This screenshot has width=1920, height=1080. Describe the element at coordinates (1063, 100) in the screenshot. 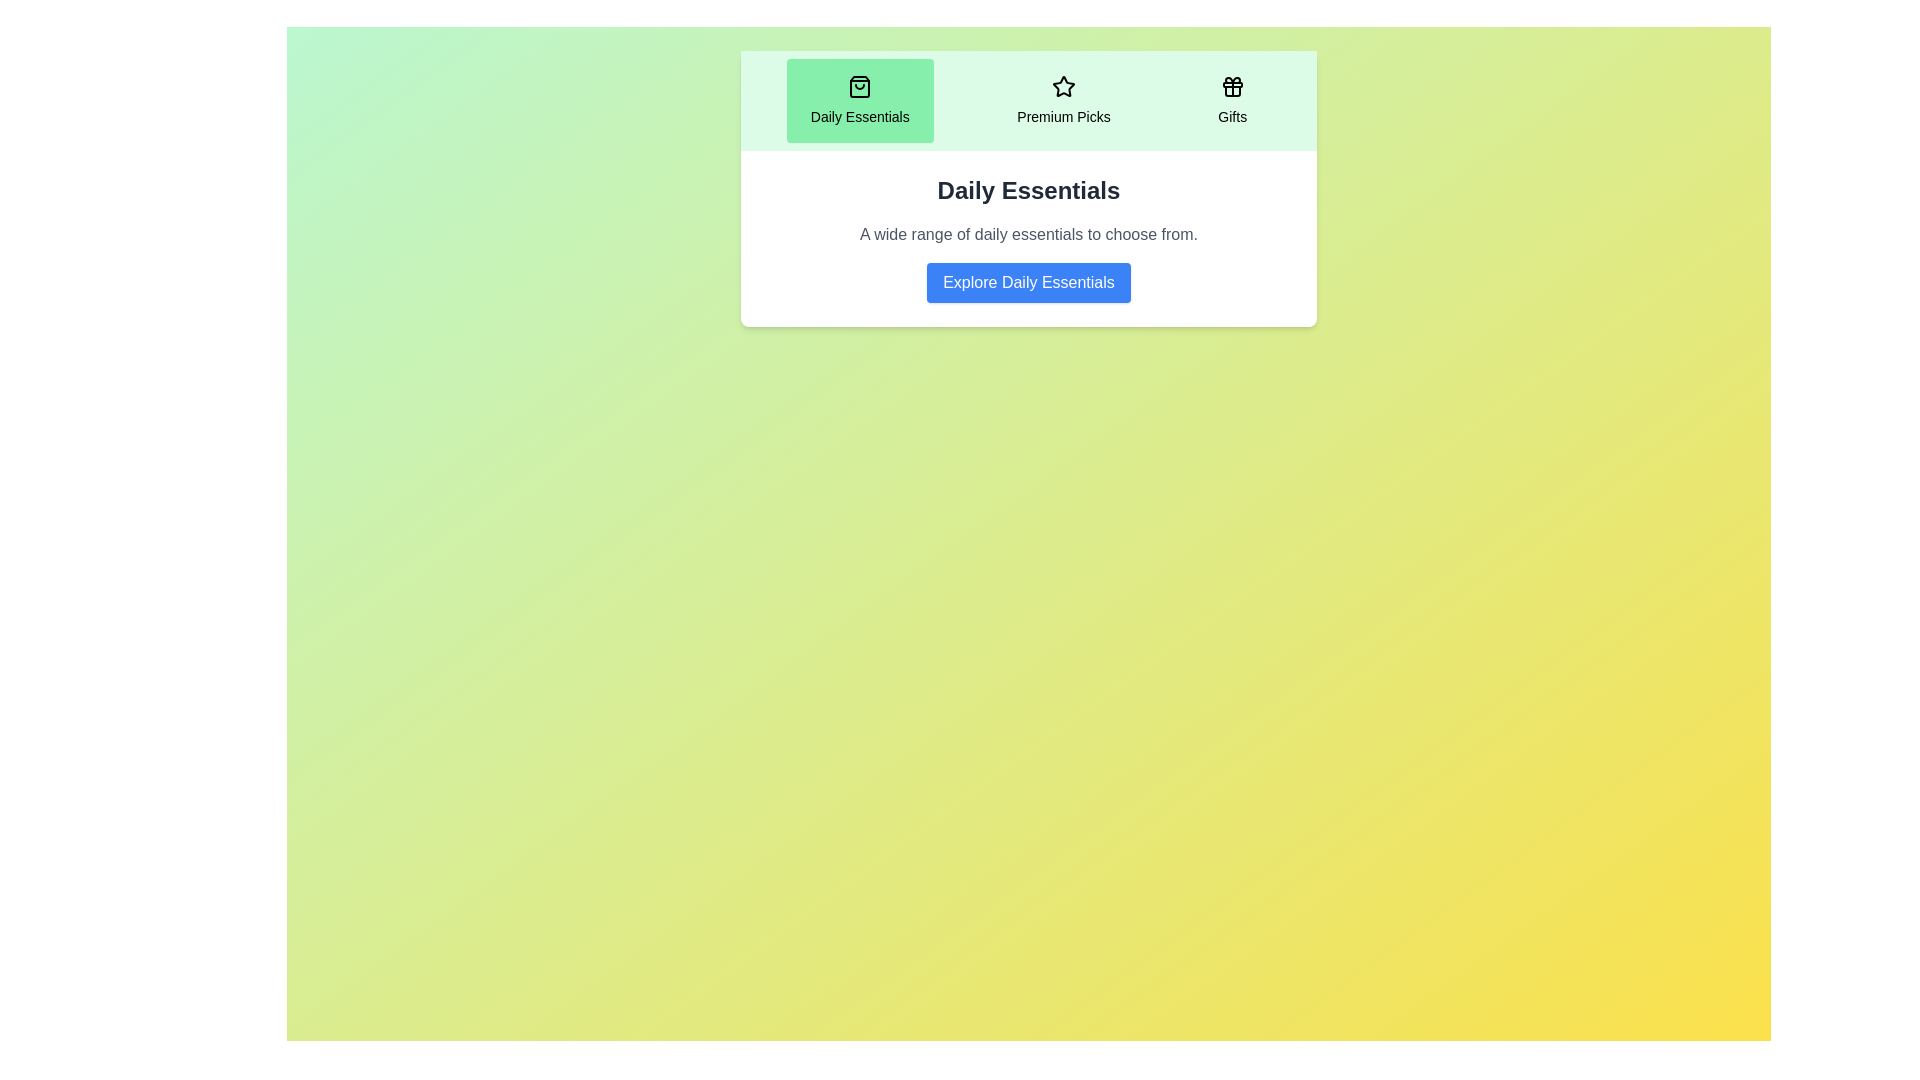

I see `the tab labeled Premium Picks` at that location.